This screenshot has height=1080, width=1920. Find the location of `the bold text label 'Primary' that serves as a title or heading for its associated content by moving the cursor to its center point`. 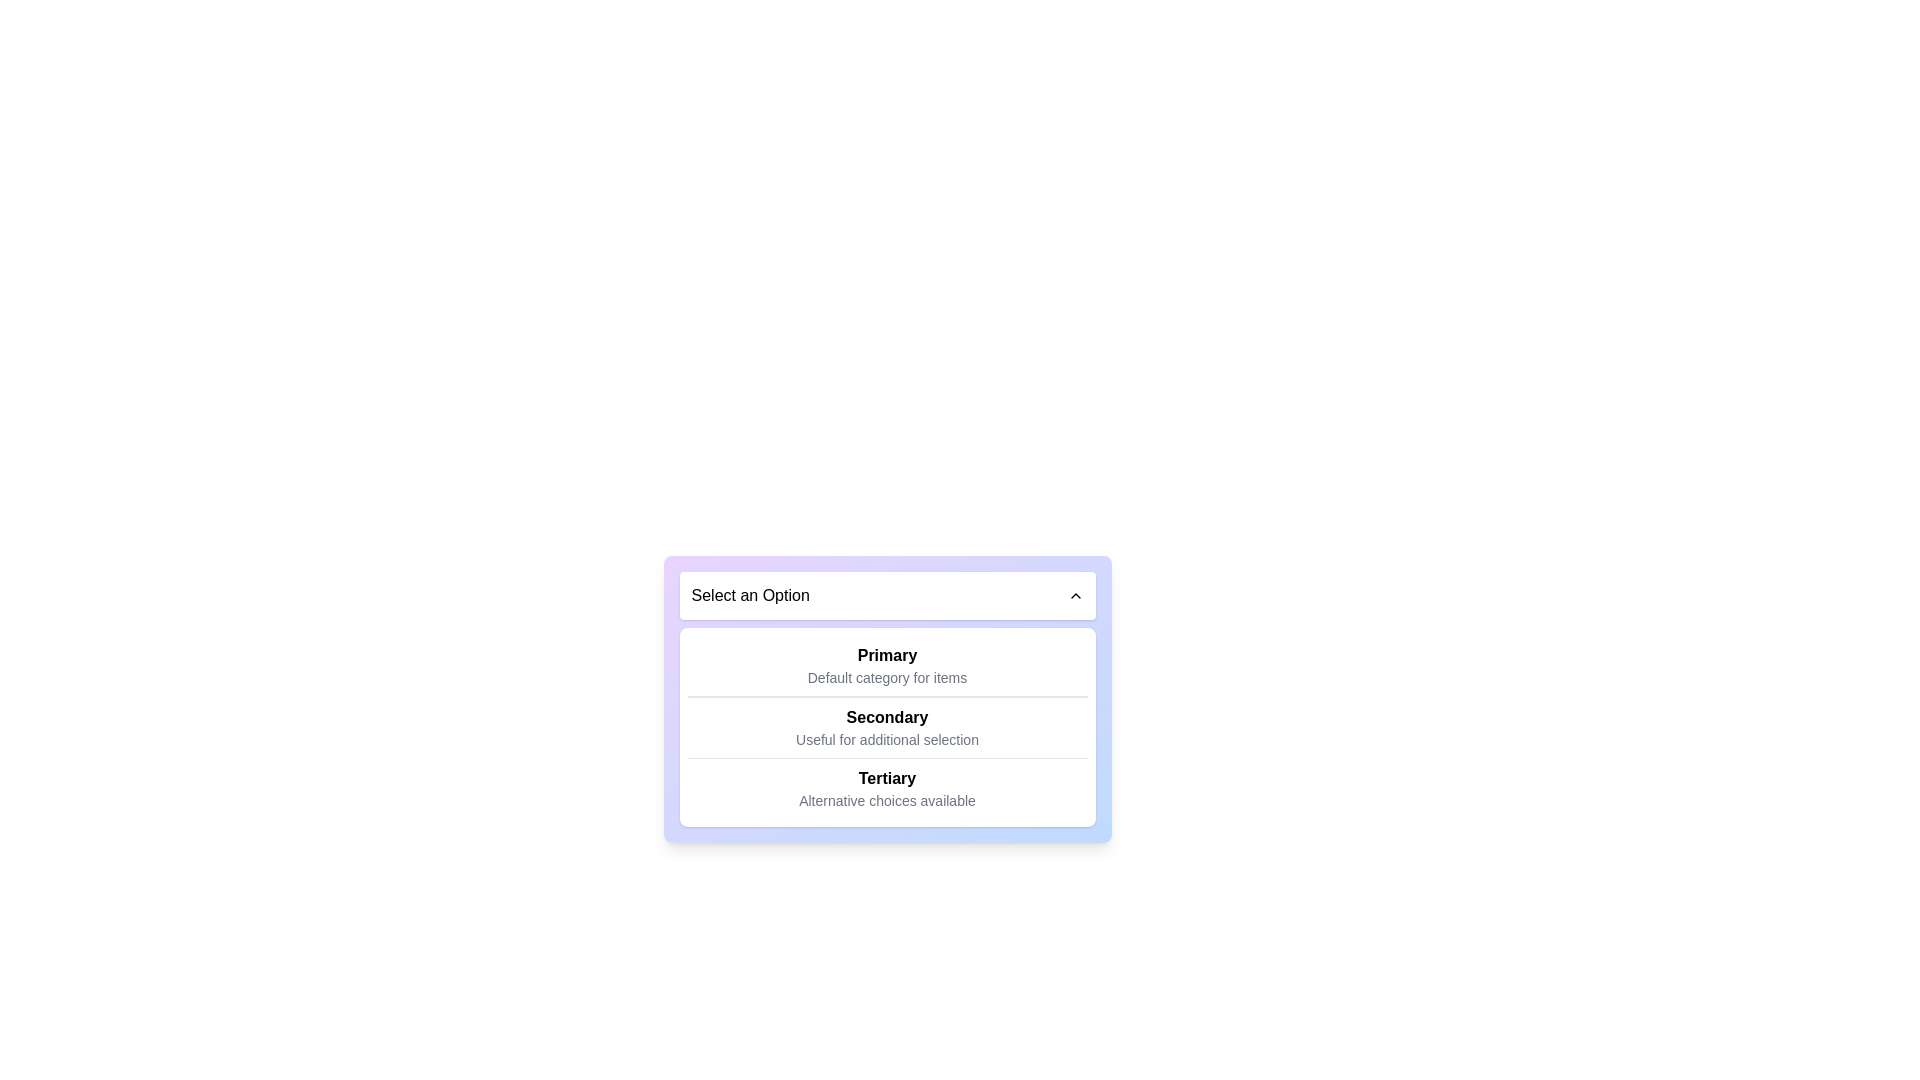

the bold text label 'Primary' that serves as a title or heading for its associated content by moving the cursor to its center point is located at coordinates (886, 655).